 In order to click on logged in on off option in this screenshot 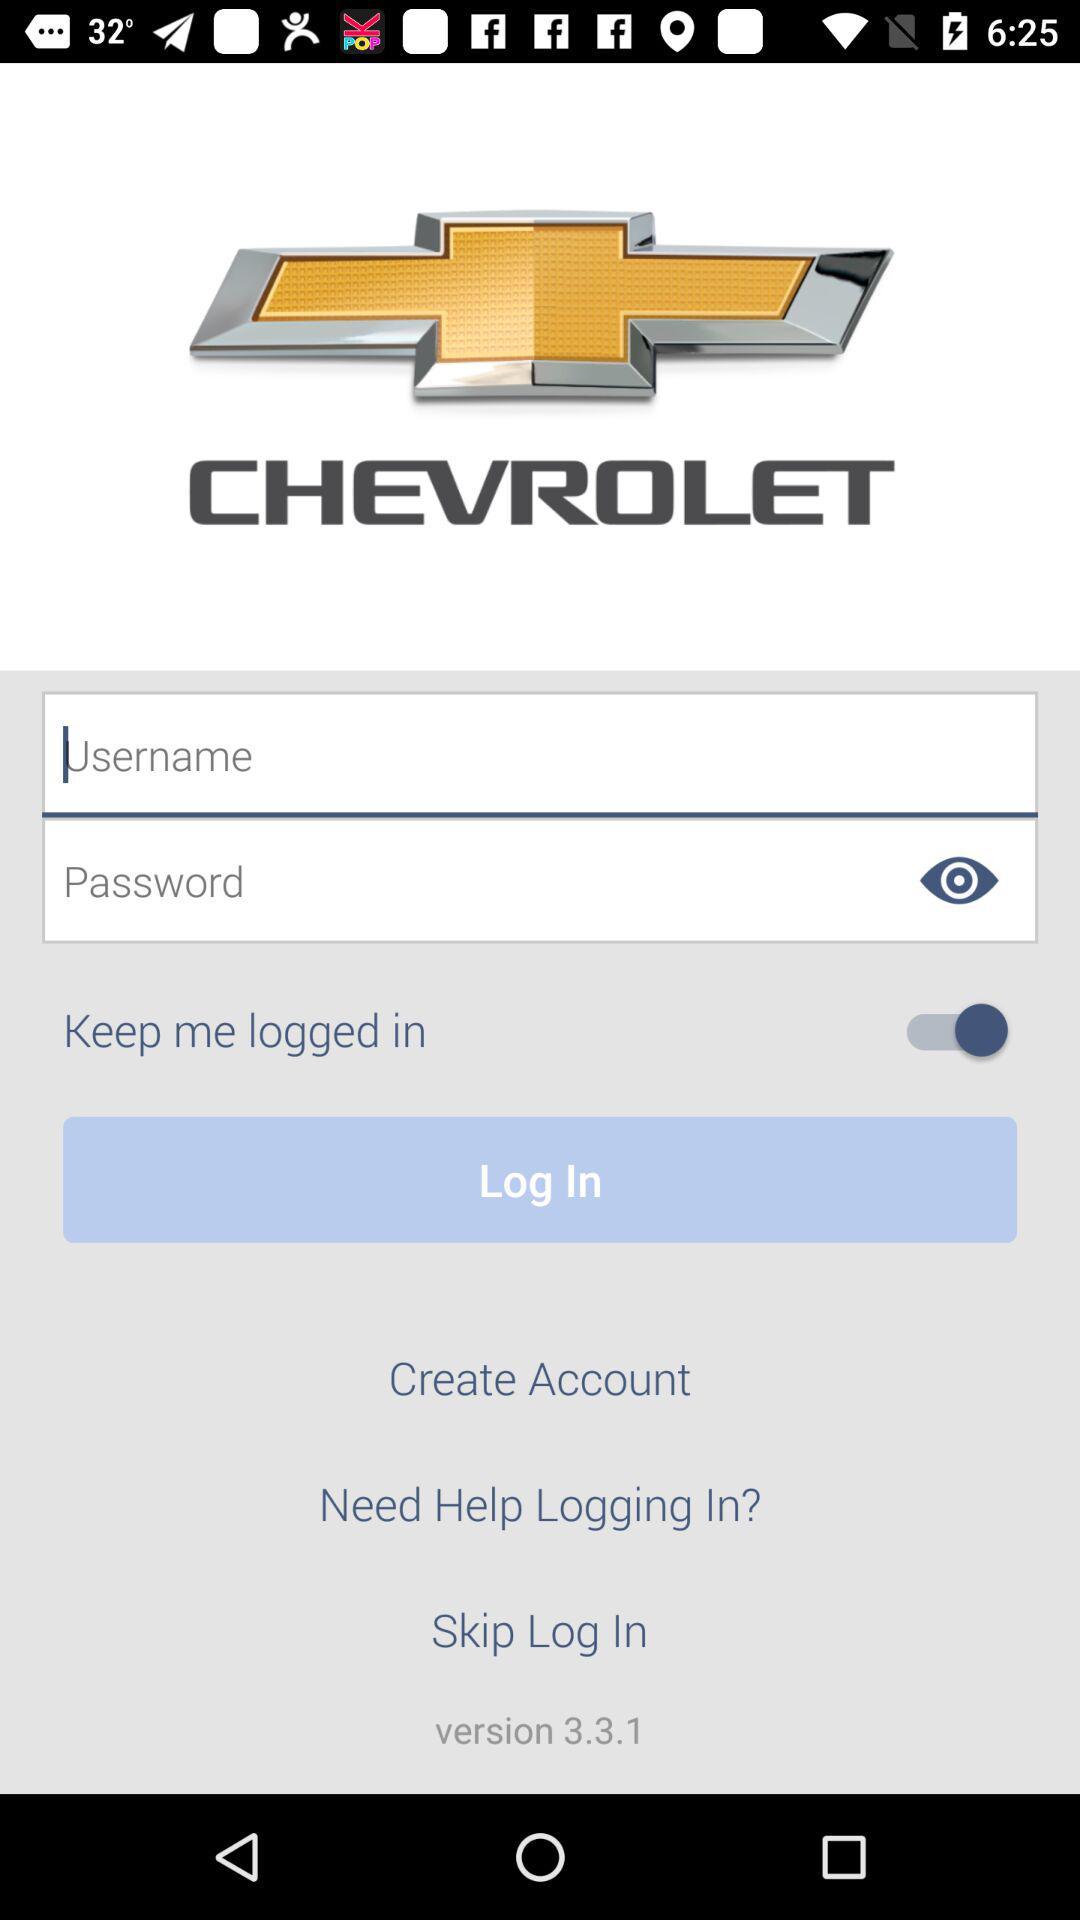, I will do `click(964, 1030)`.